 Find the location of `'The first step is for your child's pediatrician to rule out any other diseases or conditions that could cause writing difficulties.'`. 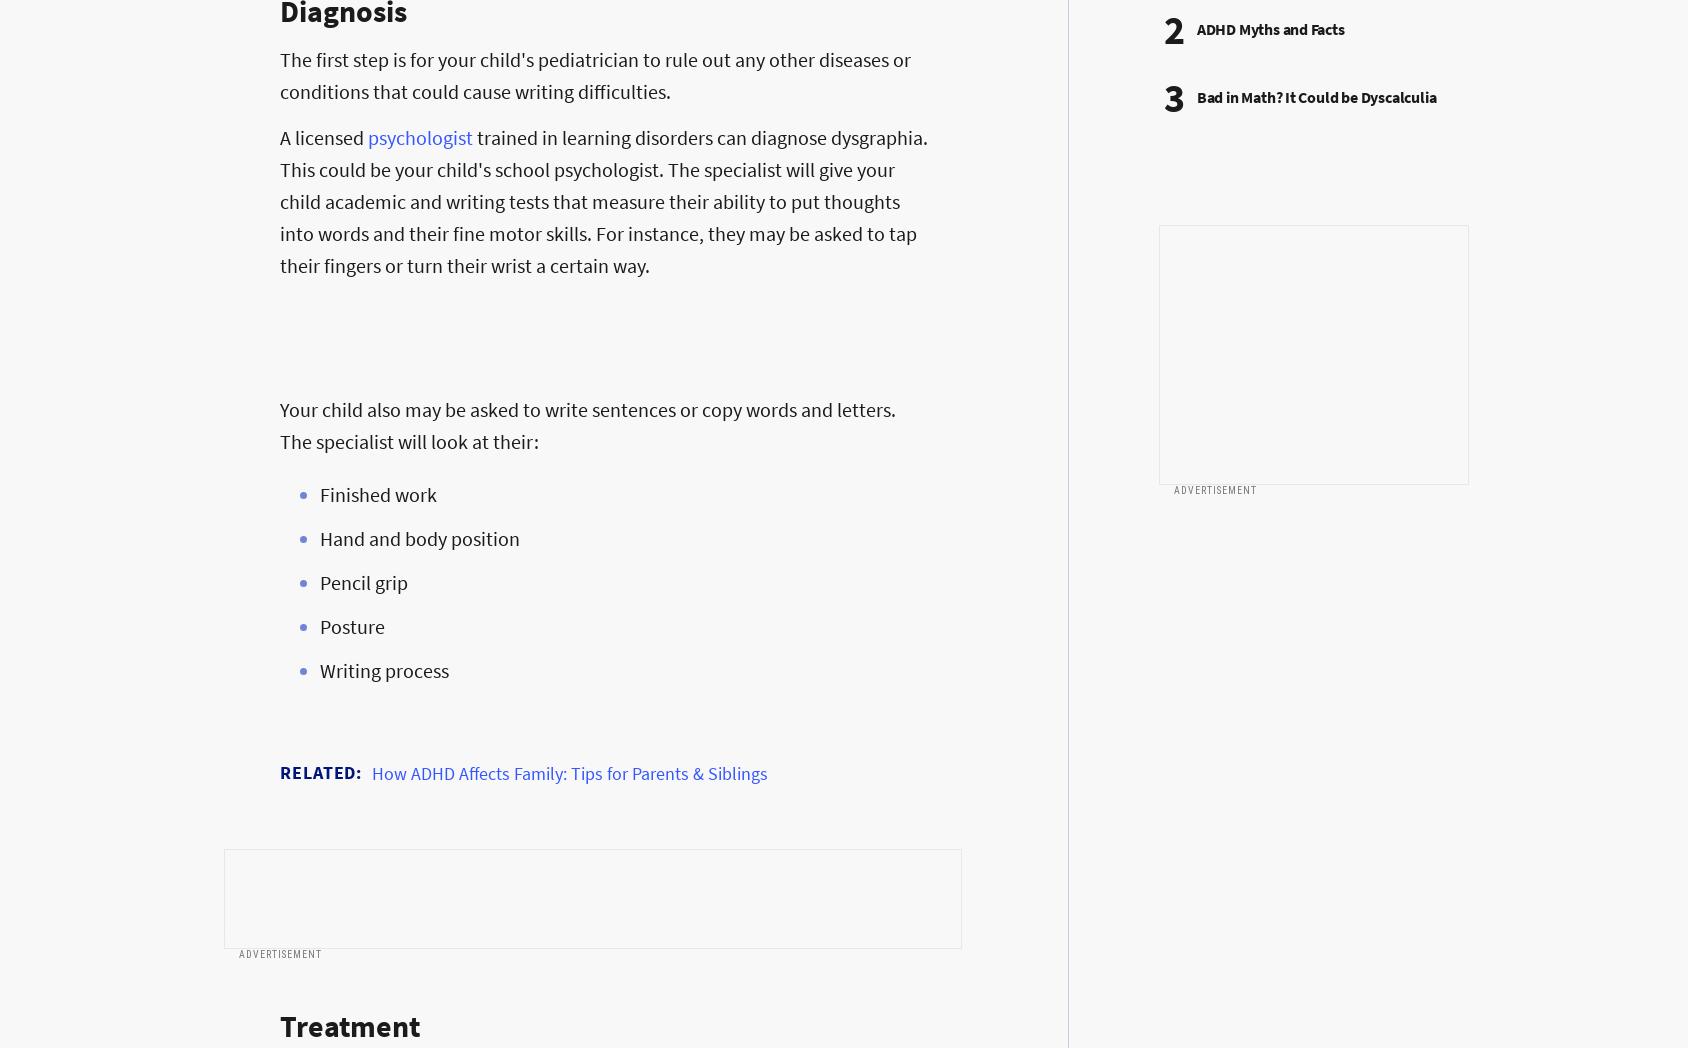

'The first step is for your child's pediatrician to rule out any other diseases or conditions that could cause writing difficulties.' is located at coordinates (595, 75).